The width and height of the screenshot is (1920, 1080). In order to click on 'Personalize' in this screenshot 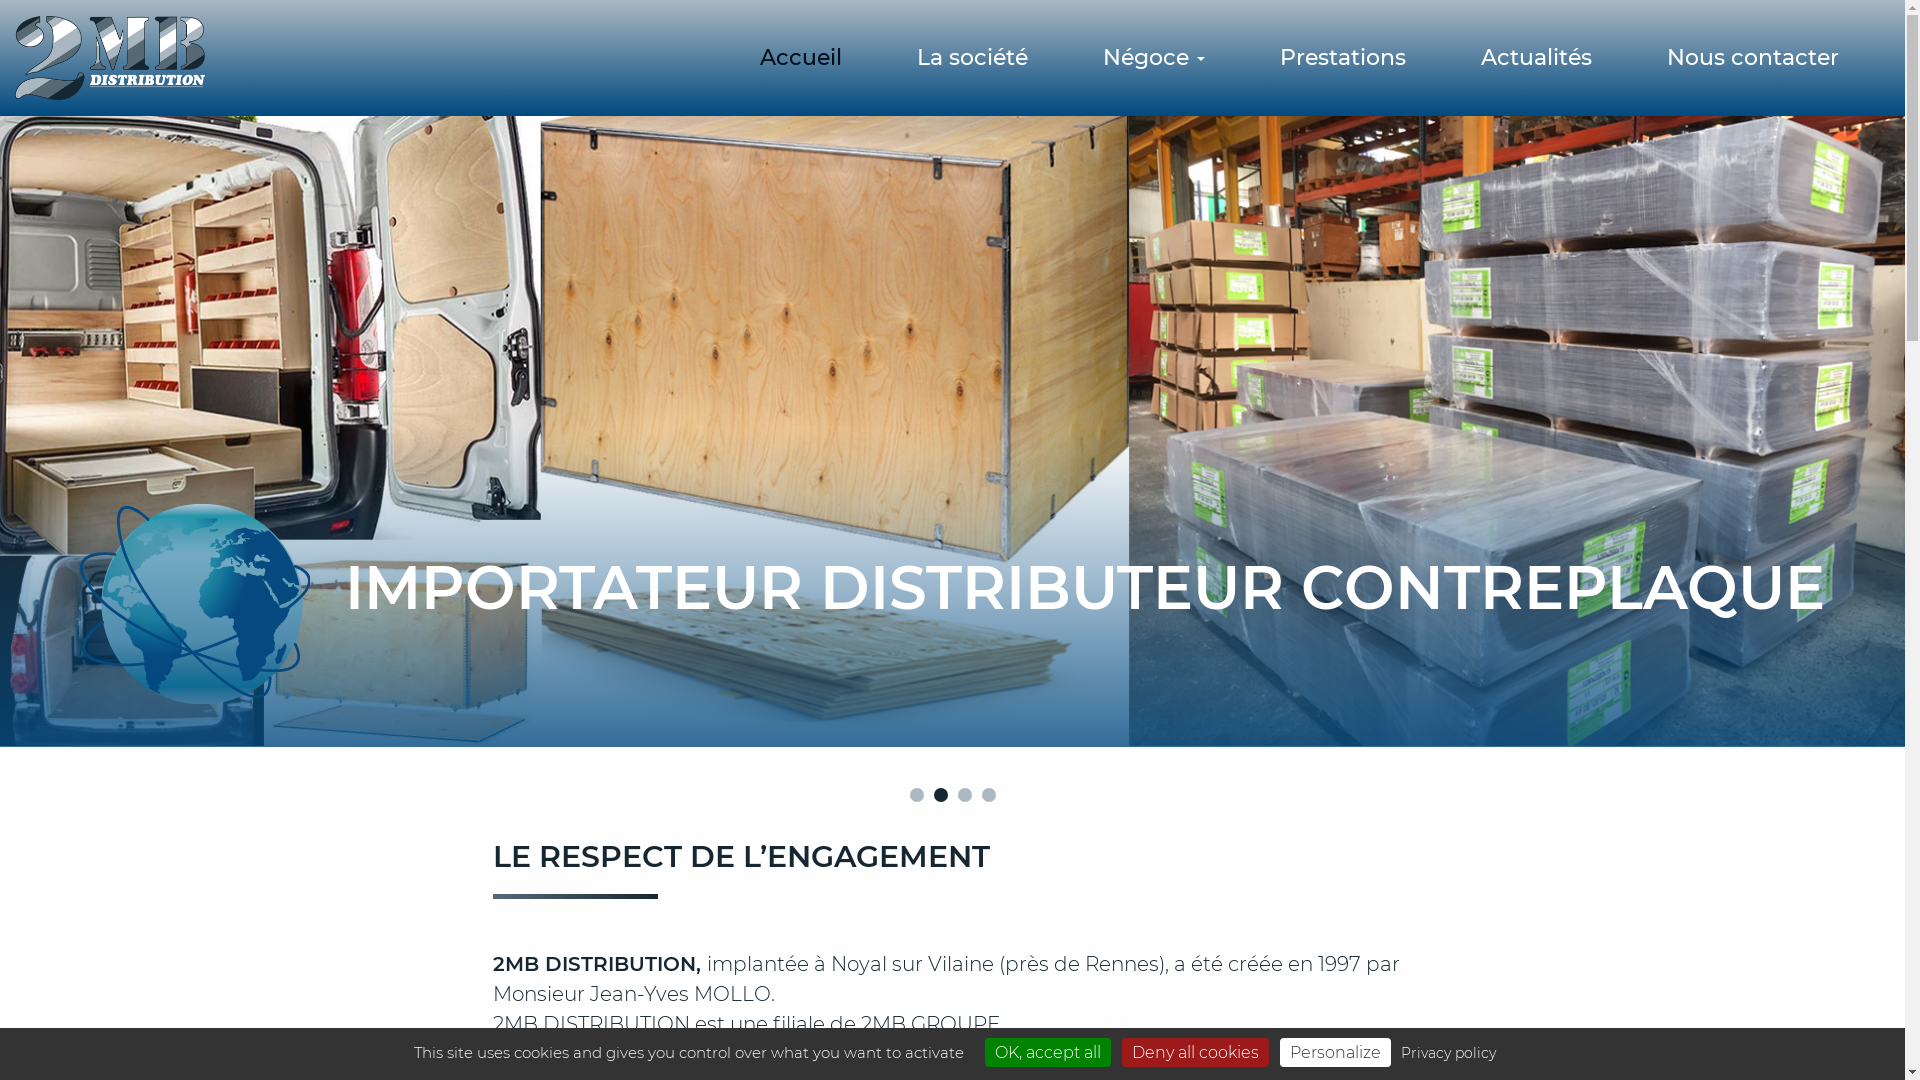, I will do `click(1335, 1051)`.